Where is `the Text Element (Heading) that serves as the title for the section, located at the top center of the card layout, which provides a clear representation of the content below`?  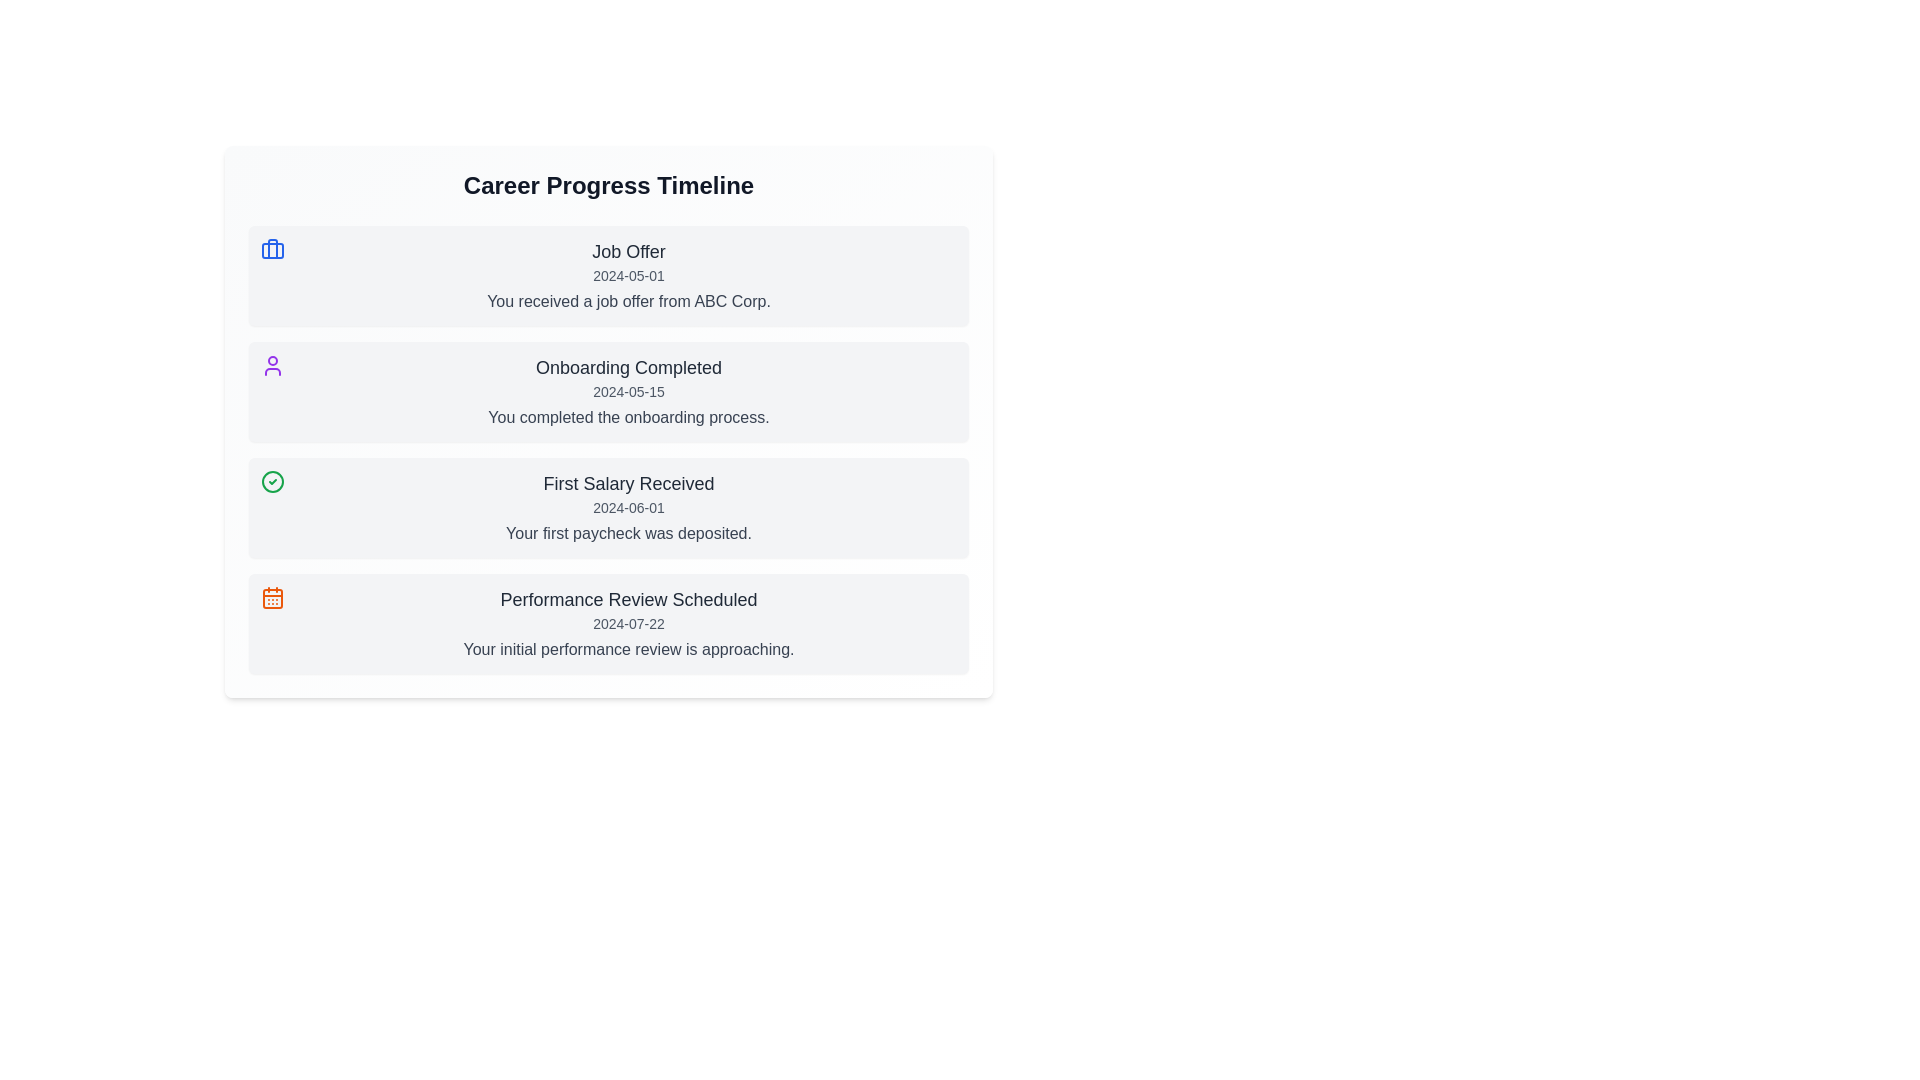
the Text Element (Heading) that serves as the title for the section, located at the top center of the card layout, which provides a clear representation of the content below is located at coordinates (608, 185).